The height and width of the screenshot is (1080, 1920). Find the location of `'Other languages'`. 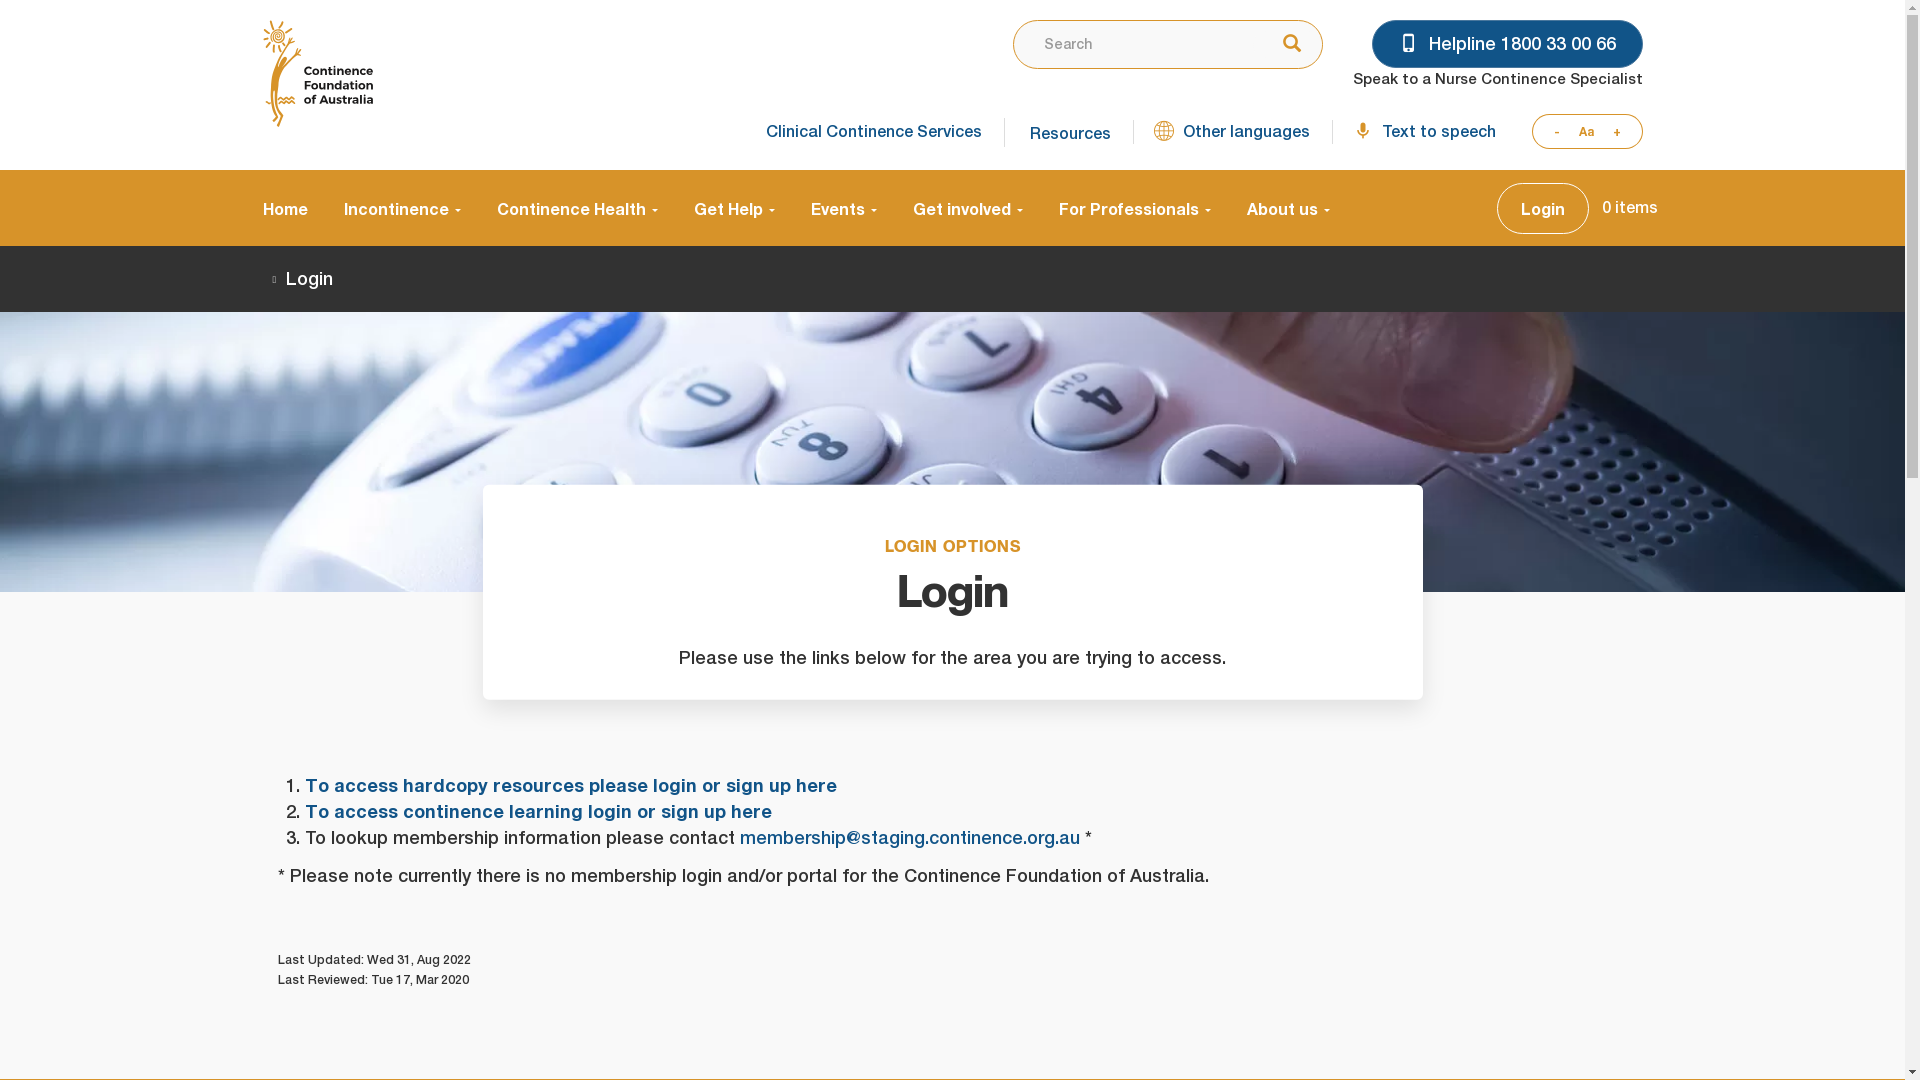

'Other languages' is located at coordinates (1231, 131).